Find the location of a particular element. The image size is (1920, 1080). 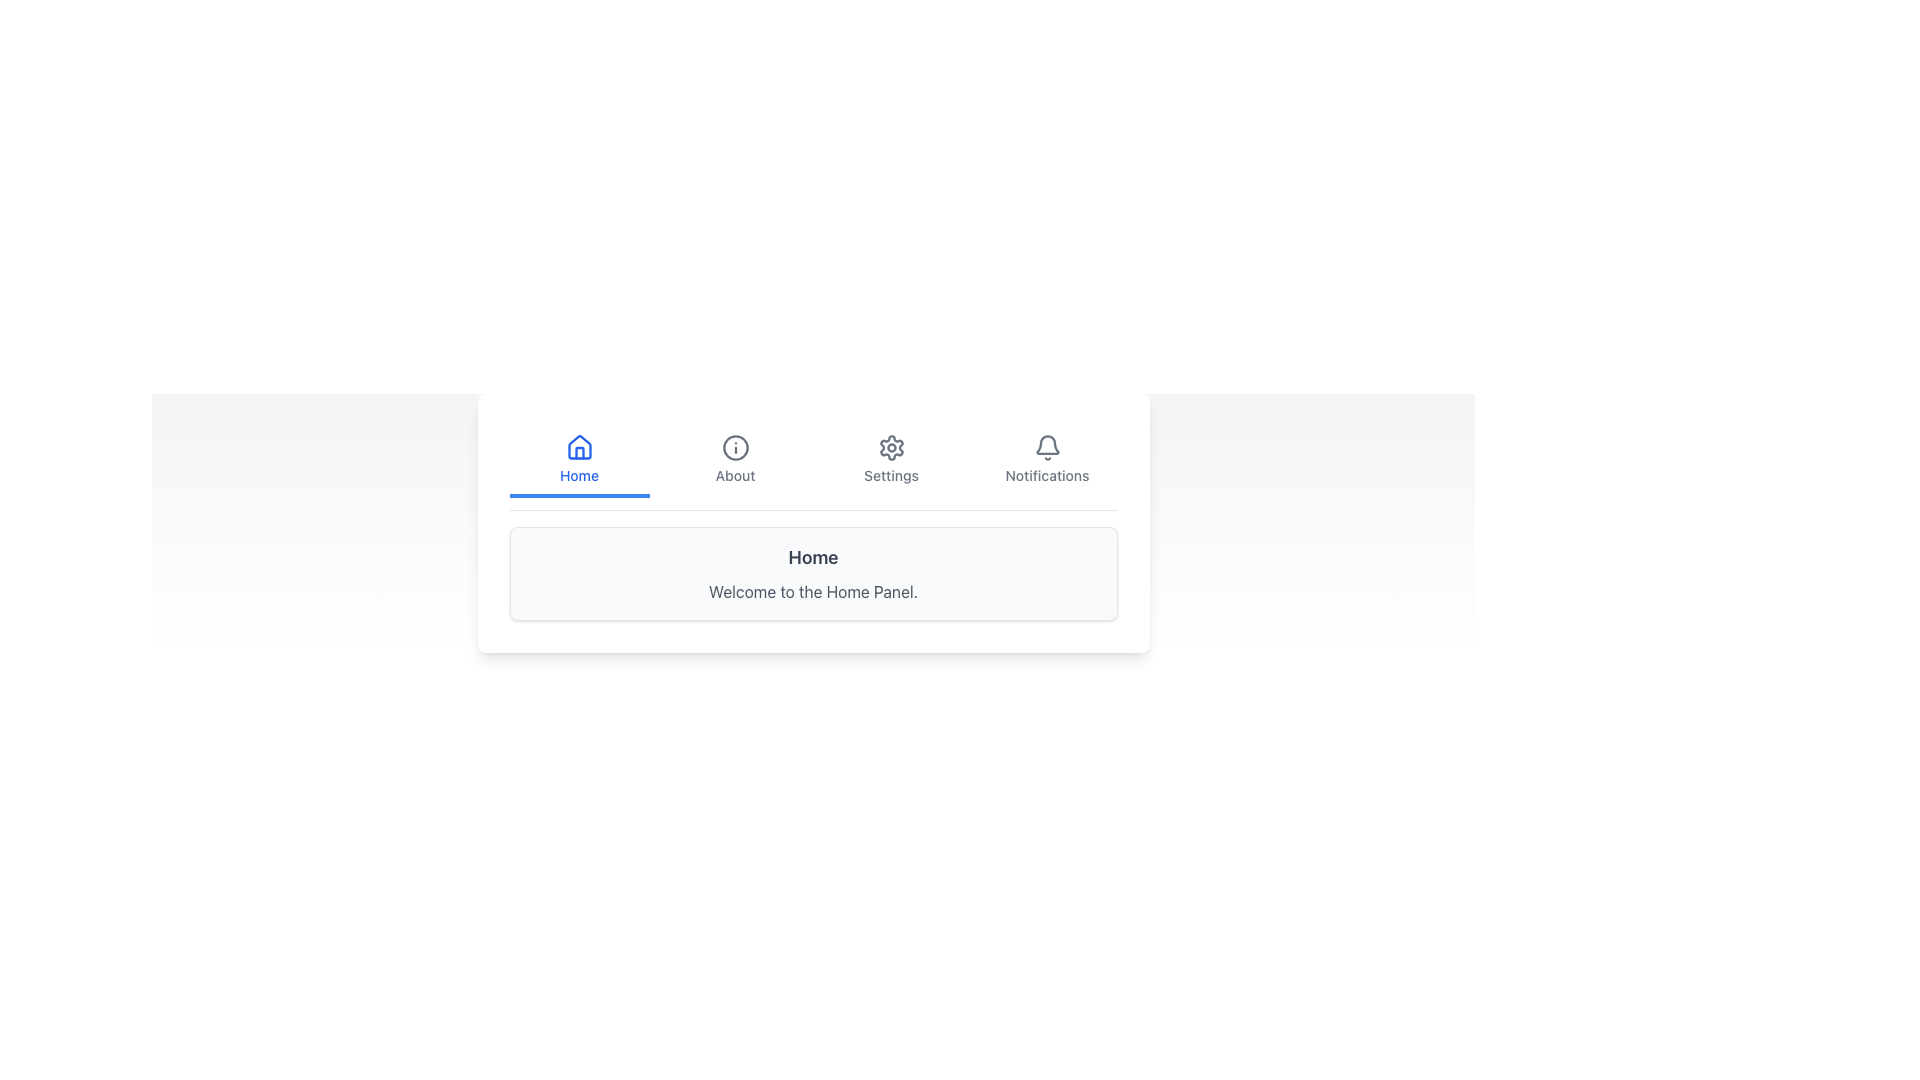

the second button in the horizontal navigation menu that has an icon and a text label for navigating to the 'About' page is located at coordinates (734, 462).